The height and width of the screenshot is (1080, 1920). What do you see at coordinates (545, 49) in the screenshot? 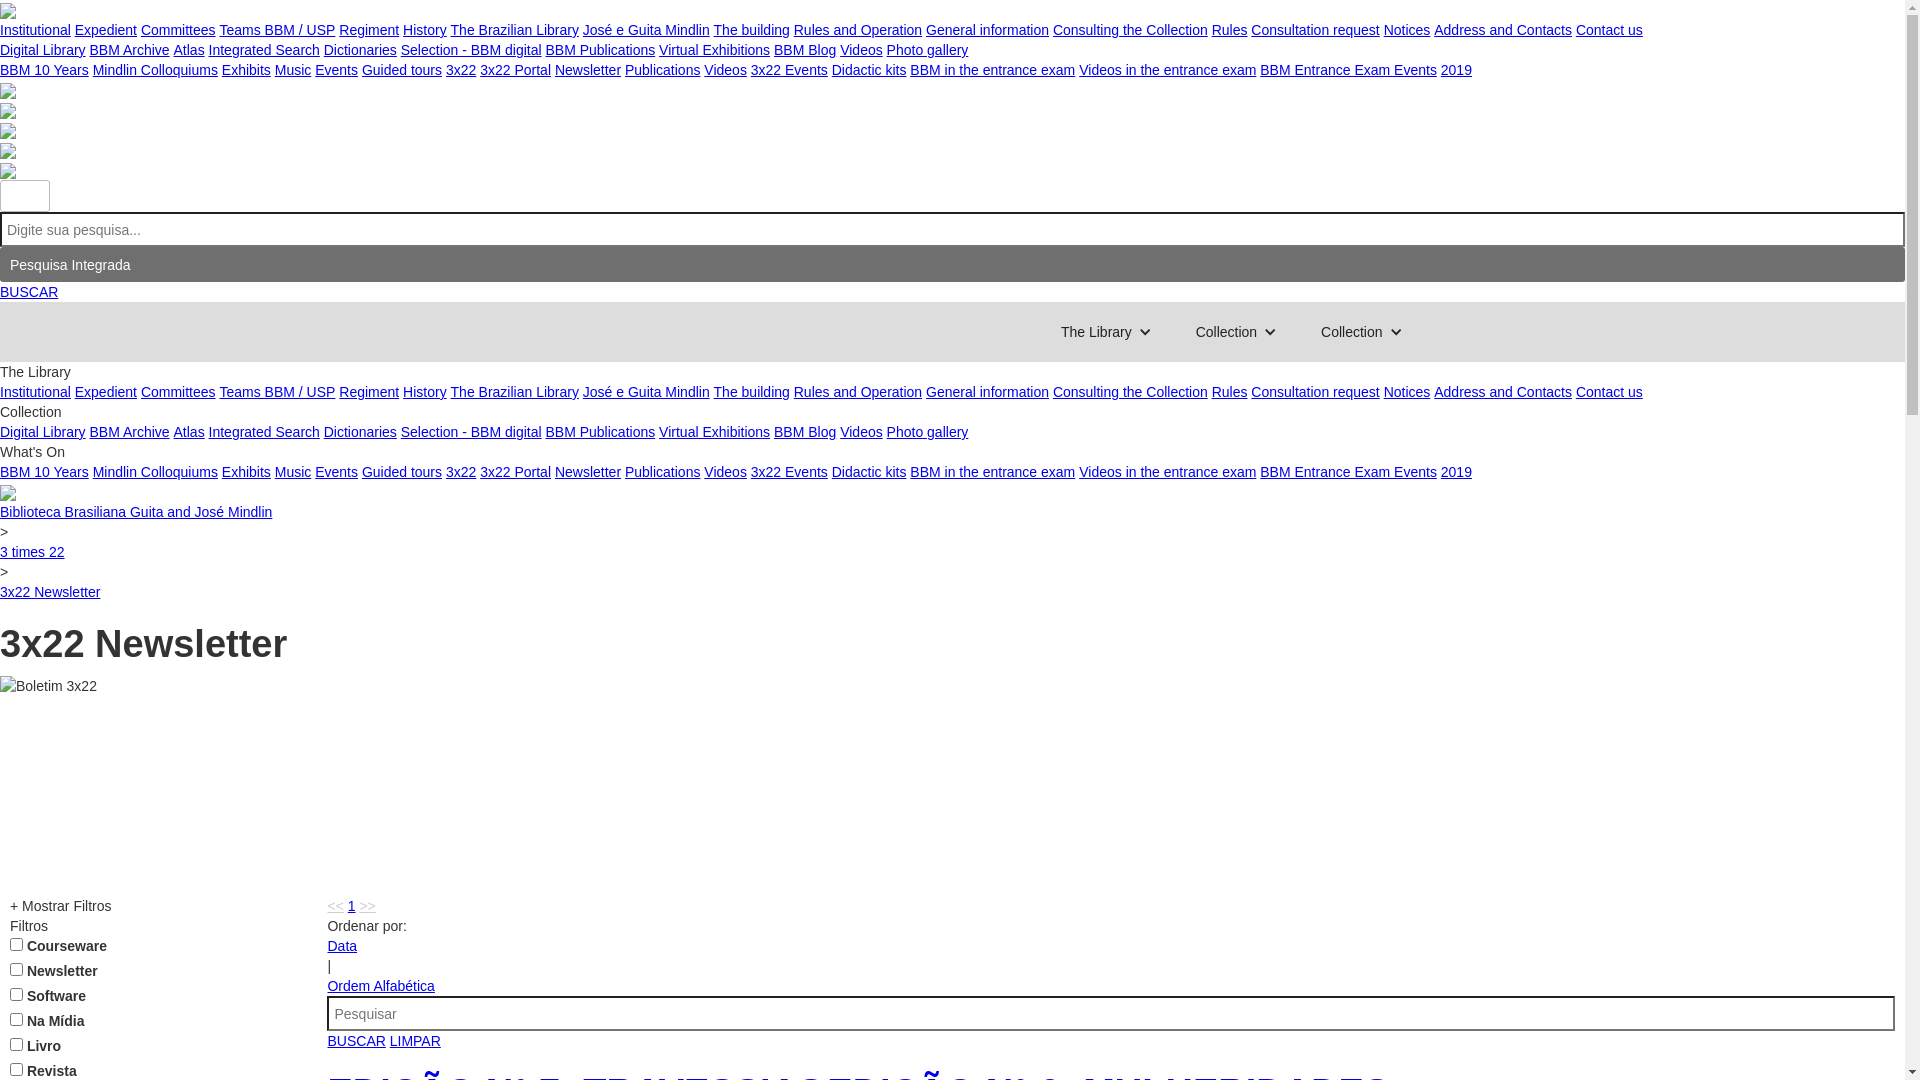
I see `'BBM Publications'` at bounding box center [545, 49].